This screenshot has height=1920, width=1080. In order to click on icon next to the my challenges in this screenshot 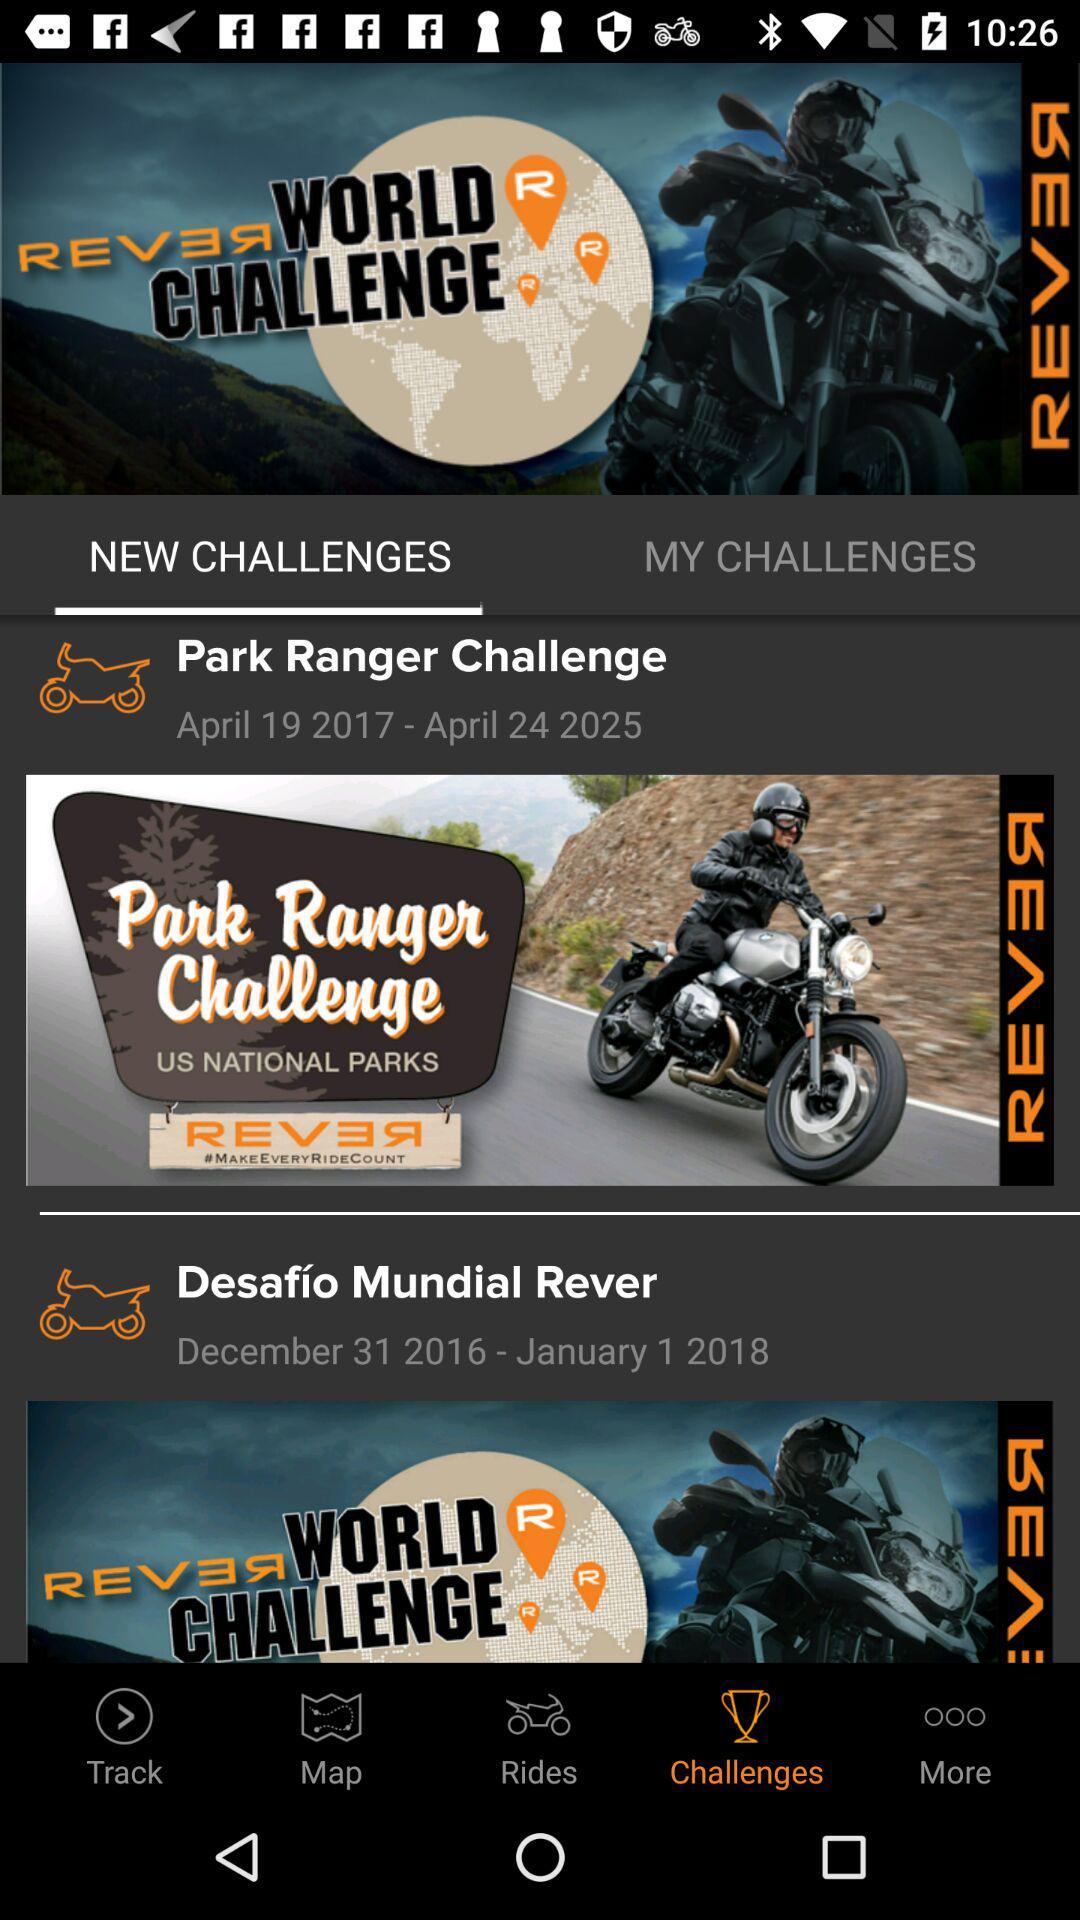, I will do `click(270, 555)`.